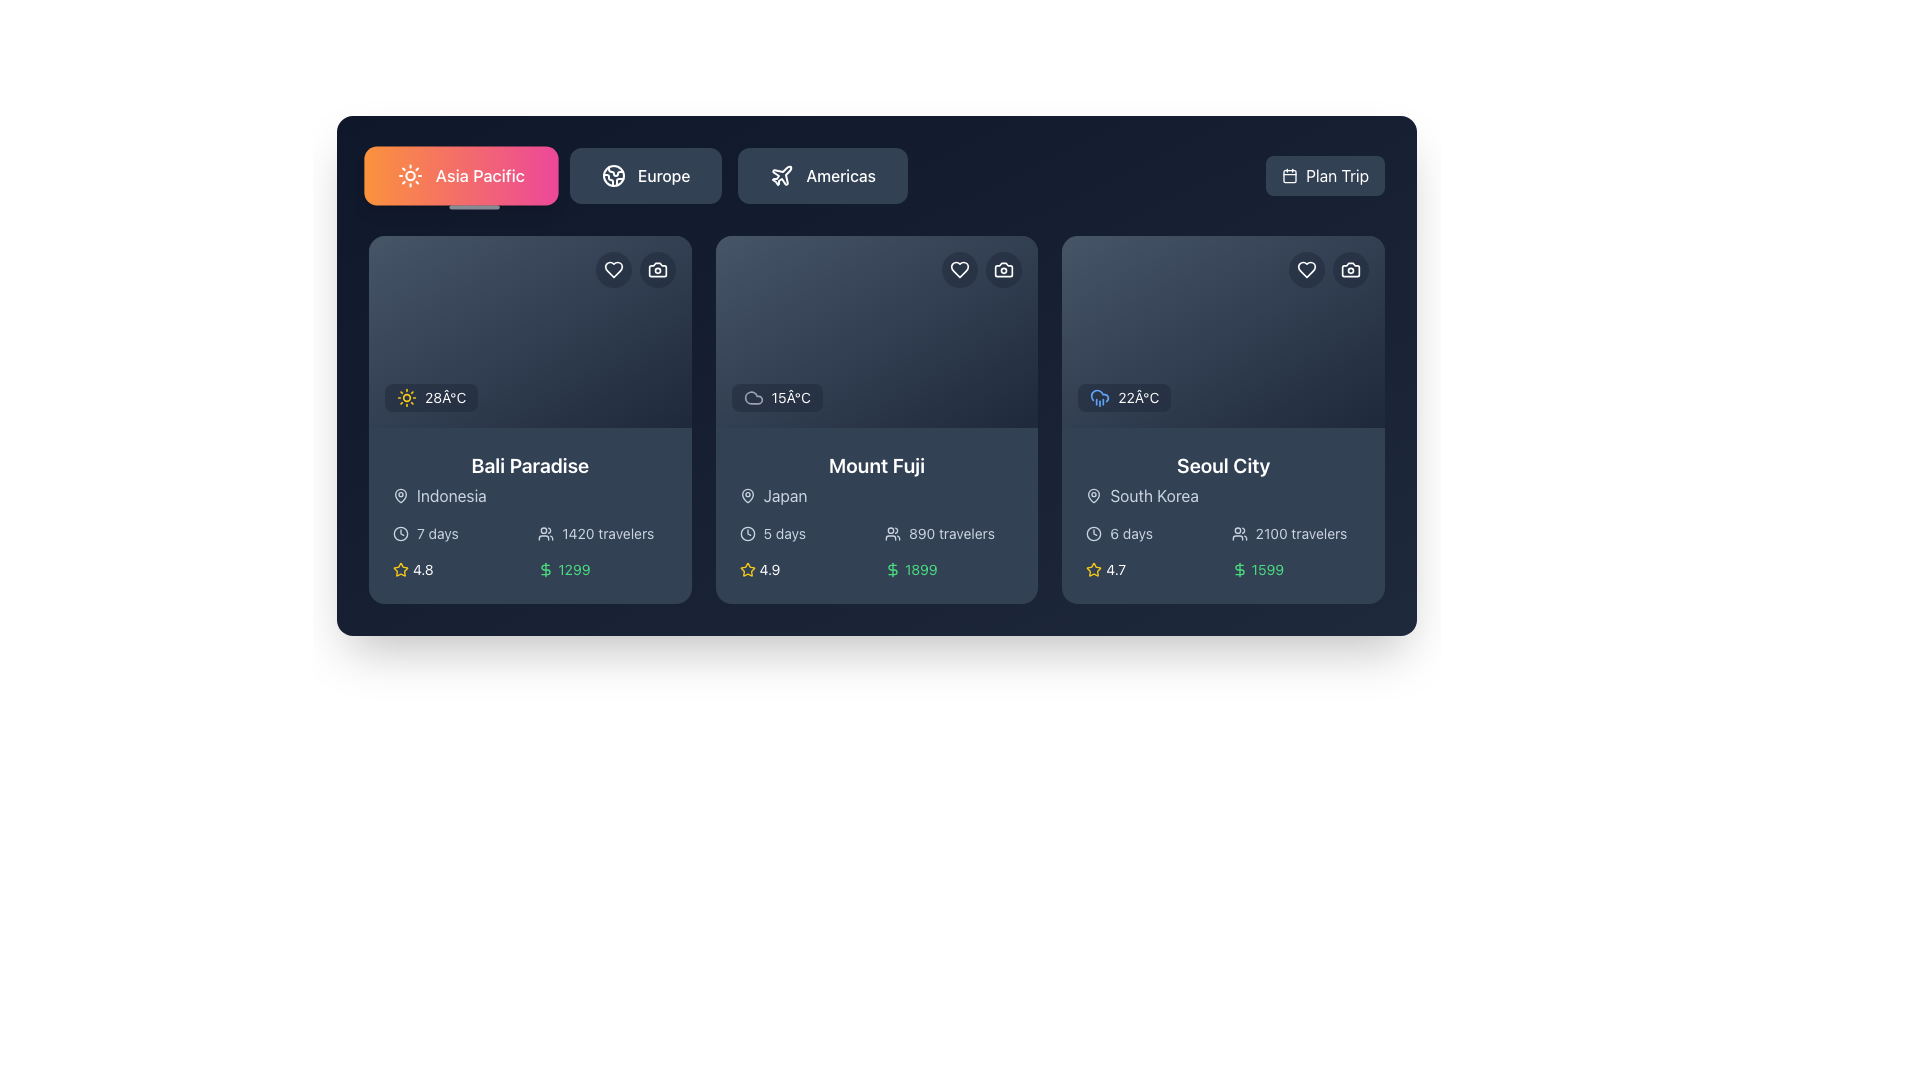  Describe the element at coordinates (530, 479) in the screenshot. I see `text from the Text block containing 'Bali Paradise' and 'Indonesia' located below the 'Asia Pacific' tab in the grid layout of travel destinations` at that location.